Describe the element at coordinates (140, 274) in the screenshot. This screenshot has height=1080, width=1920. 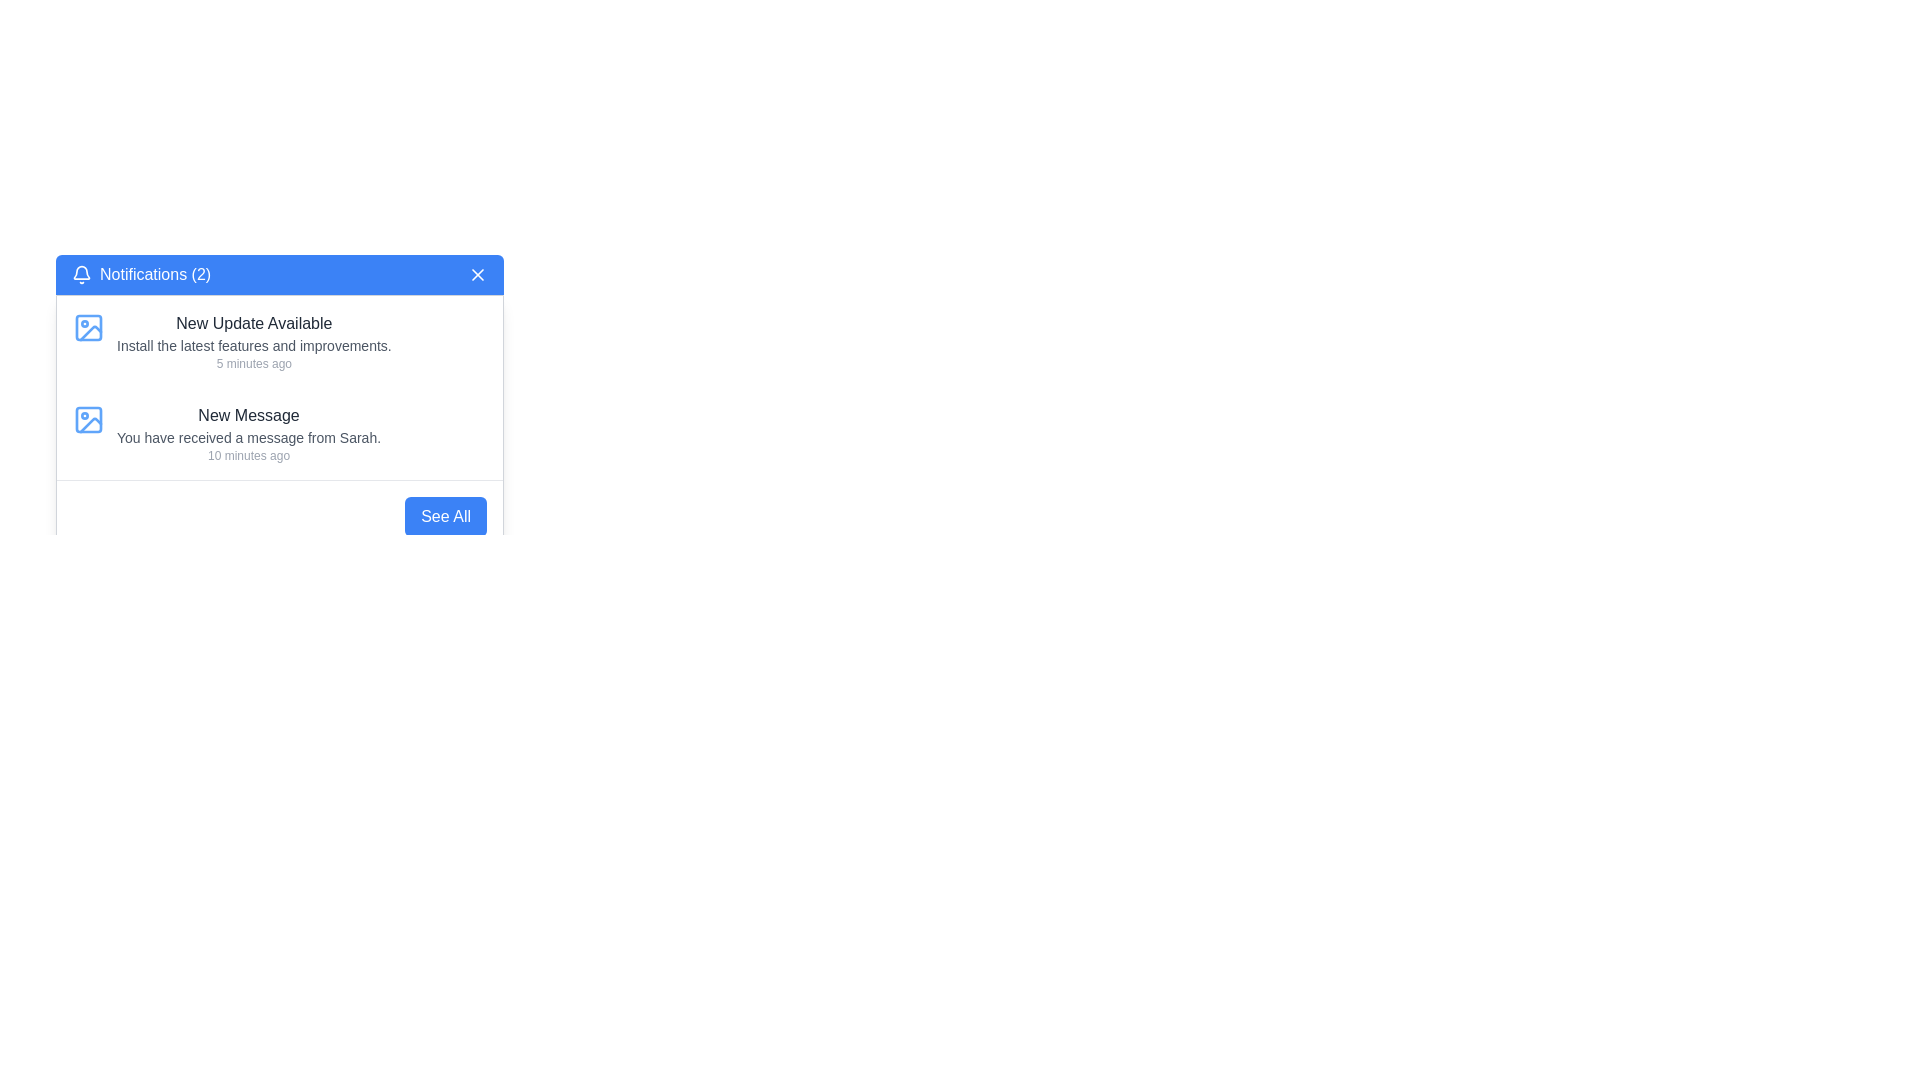
I see `the 'Notifications (2)' label which has a bell icon and a blue background, located at the top-left corner of the notification bar` at that location.